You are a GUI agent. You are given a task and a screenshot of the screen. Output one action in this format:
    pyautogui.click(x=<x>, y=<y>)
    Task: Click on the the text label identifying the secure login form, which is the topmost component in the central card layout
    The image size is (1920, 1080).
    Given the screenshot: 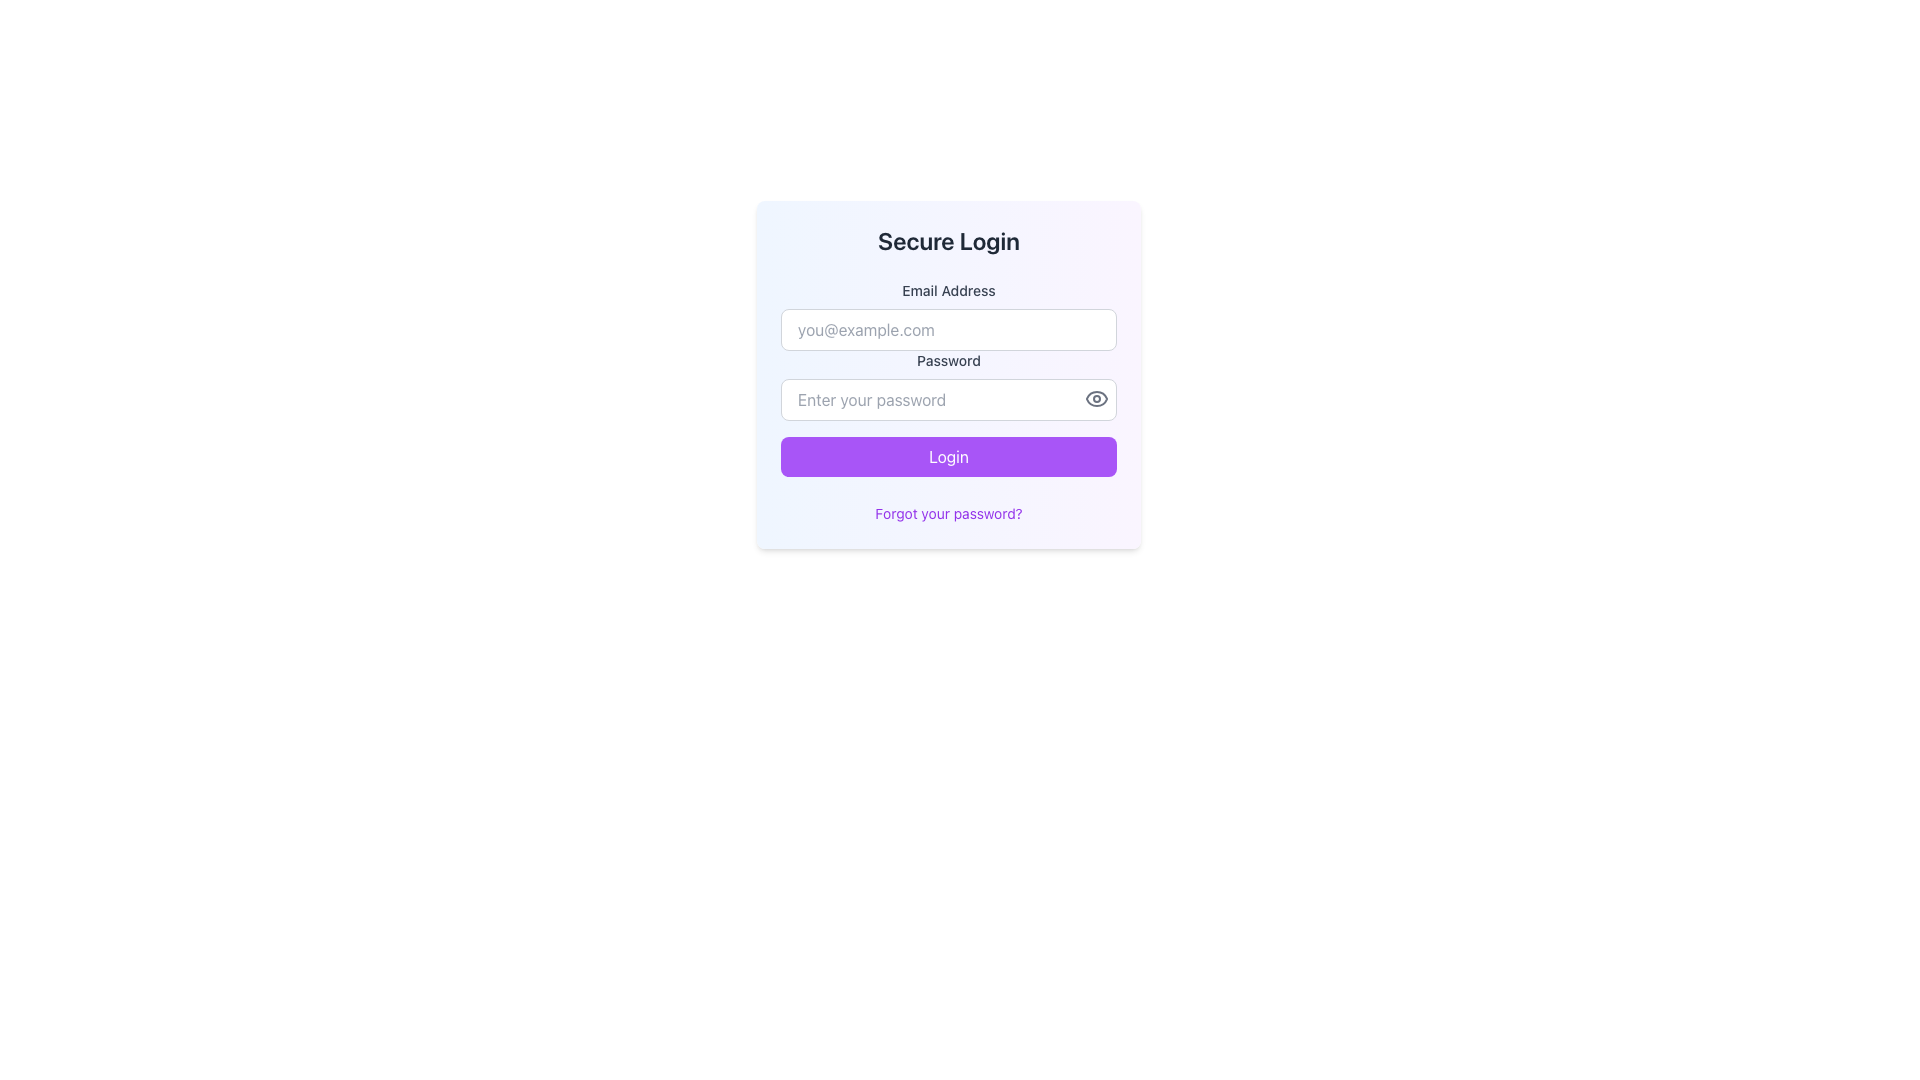 What is the action you would take?
    pyautogui.click(x=948, y=239)
    